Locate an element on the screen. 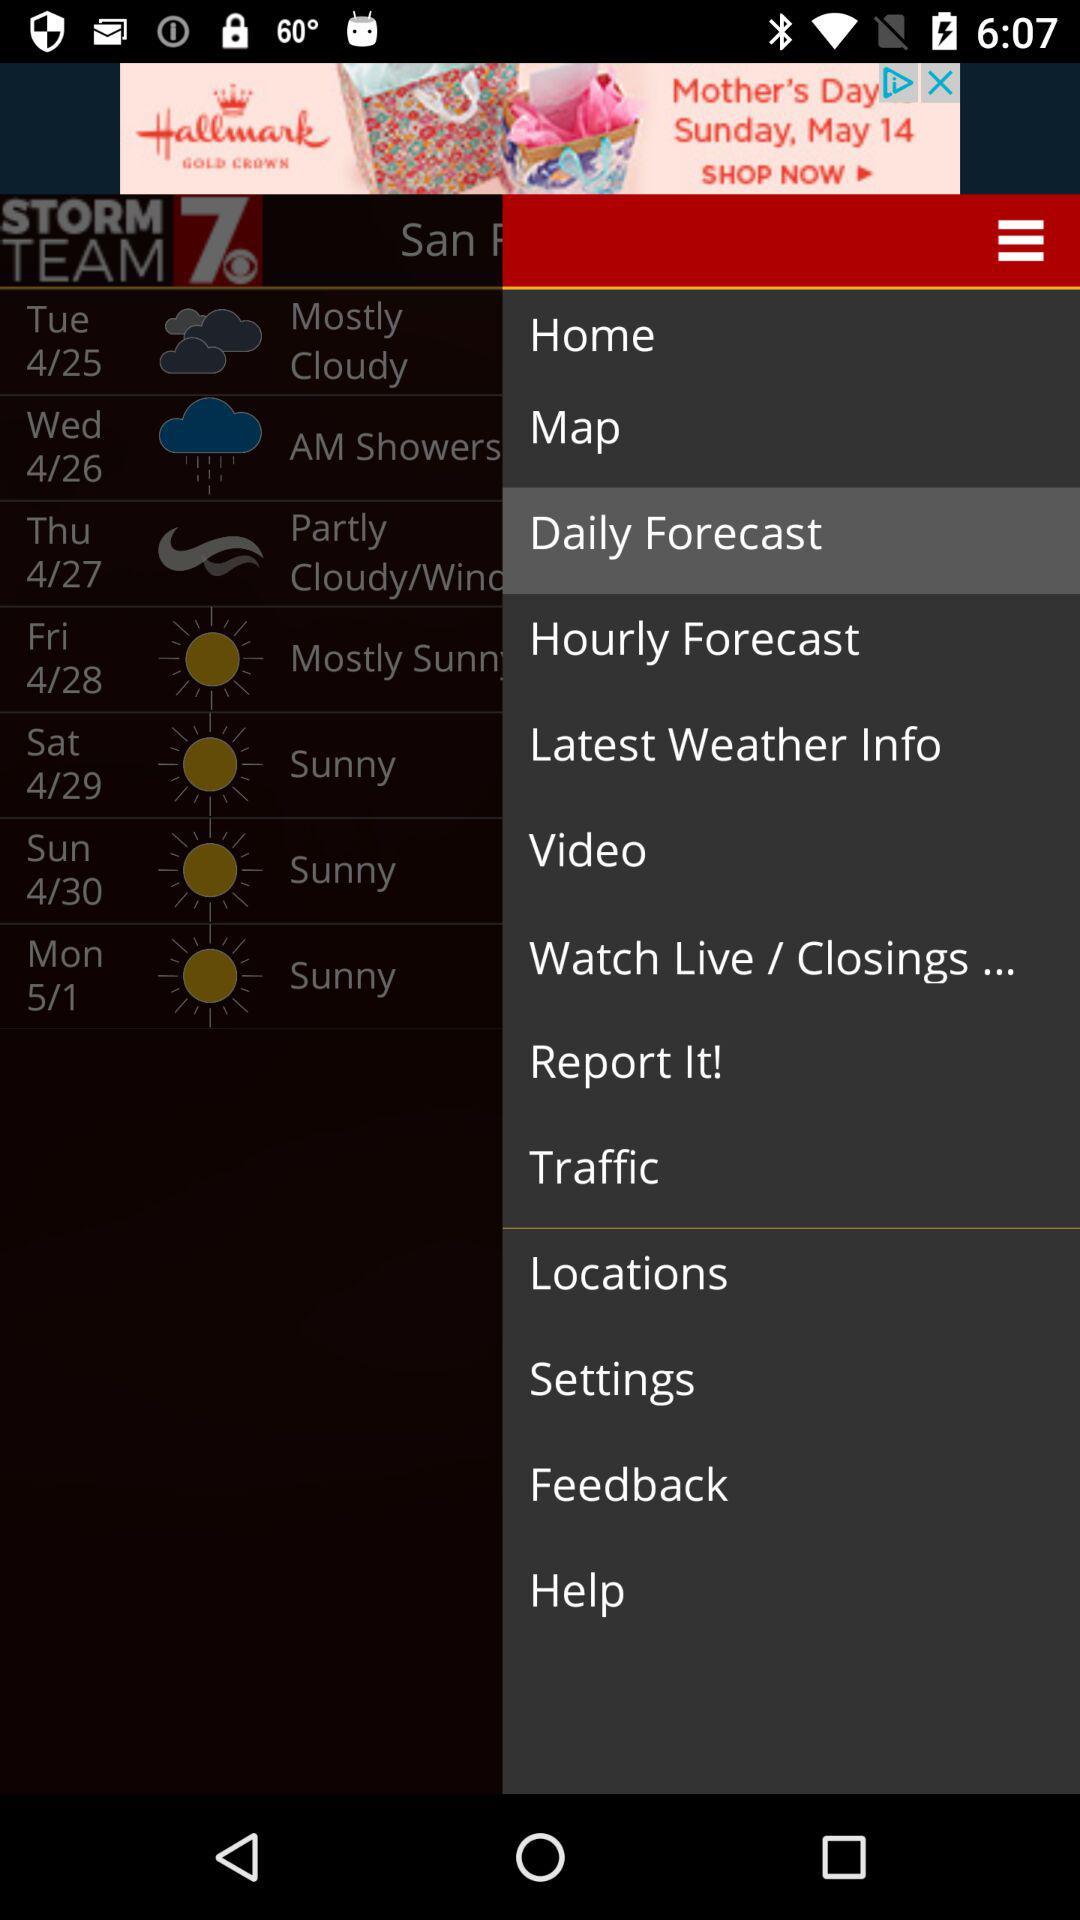 The image size is (1080, 1920). latest weather info item is located at coordinates (774, 744).